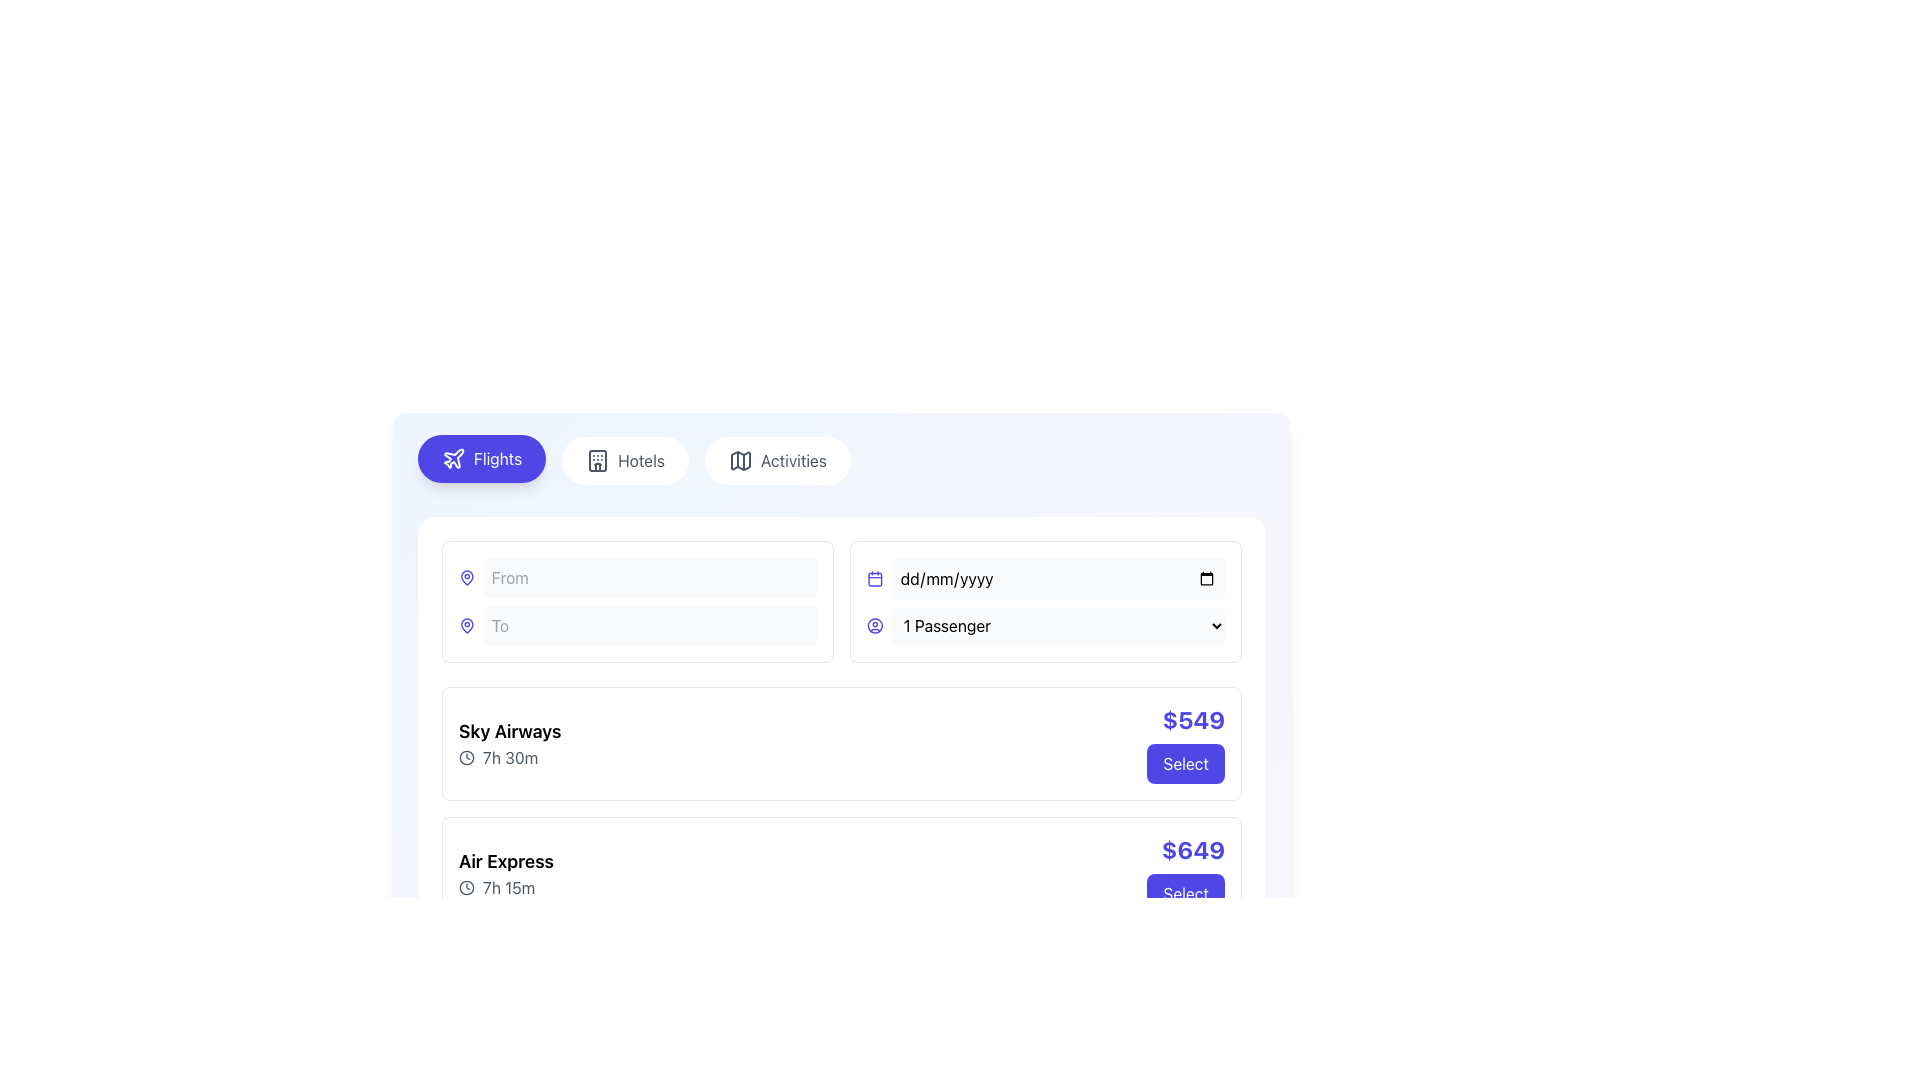 This screenshot has width=1920, height=1080. I want to click on the details of the rating display component located next to 'Sky Airways' and above 'Air Express', which shows the flight rating score with a star icon, so click(693, 744).